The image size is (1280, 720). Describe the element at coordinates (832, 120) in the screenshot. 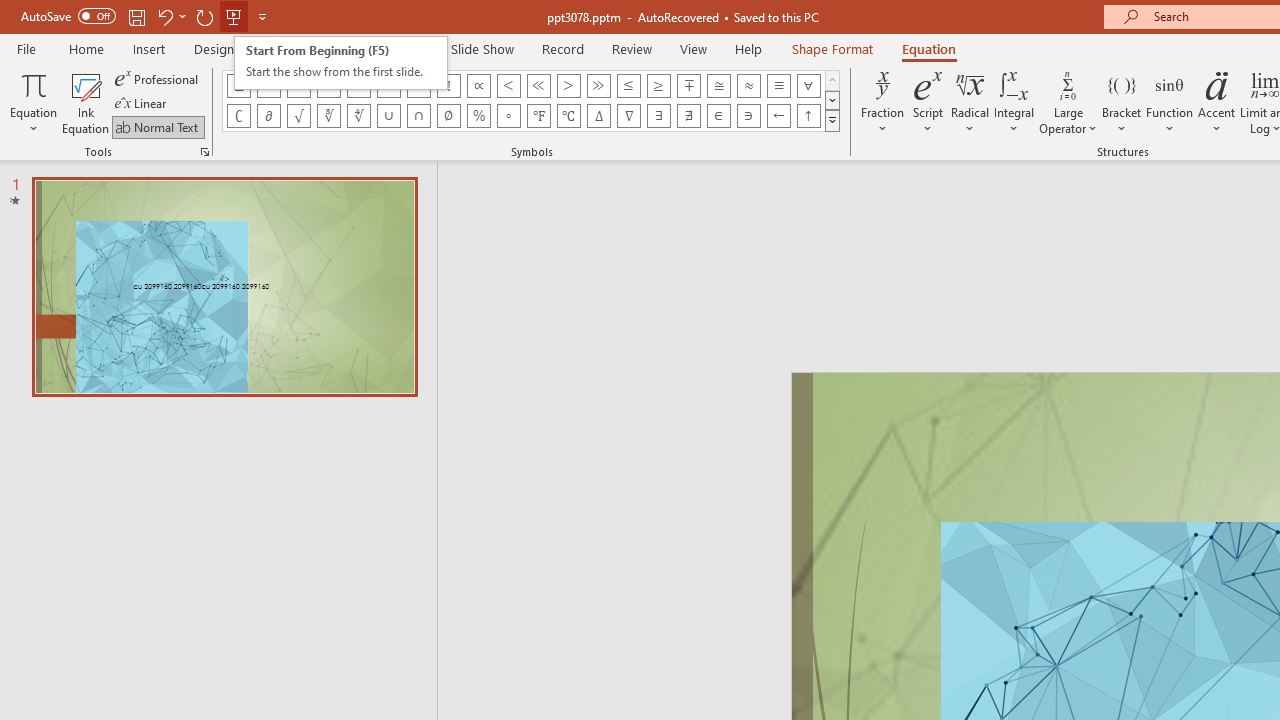

I see `'Equation Symbols'` at that location.